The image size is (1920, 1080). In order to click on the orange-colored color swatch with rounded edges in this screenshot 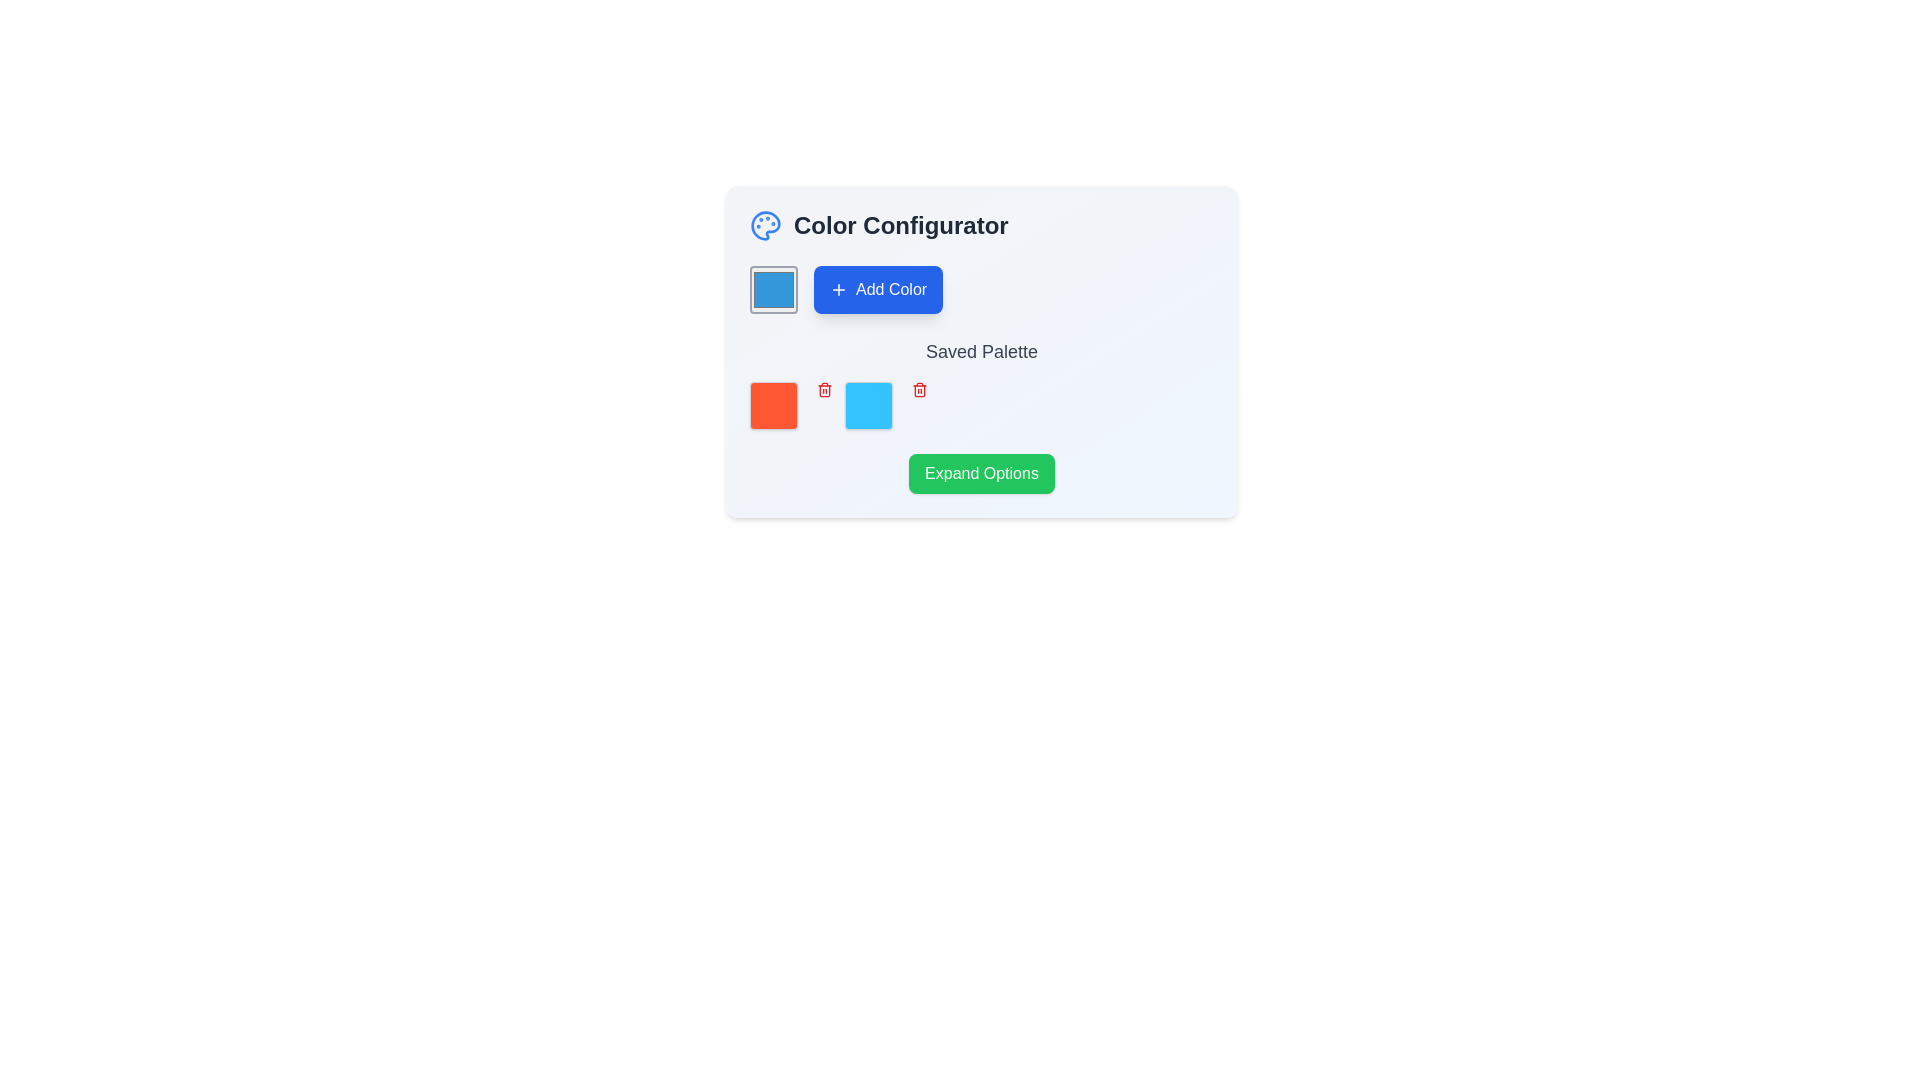, I will do `click(772, 405)`.